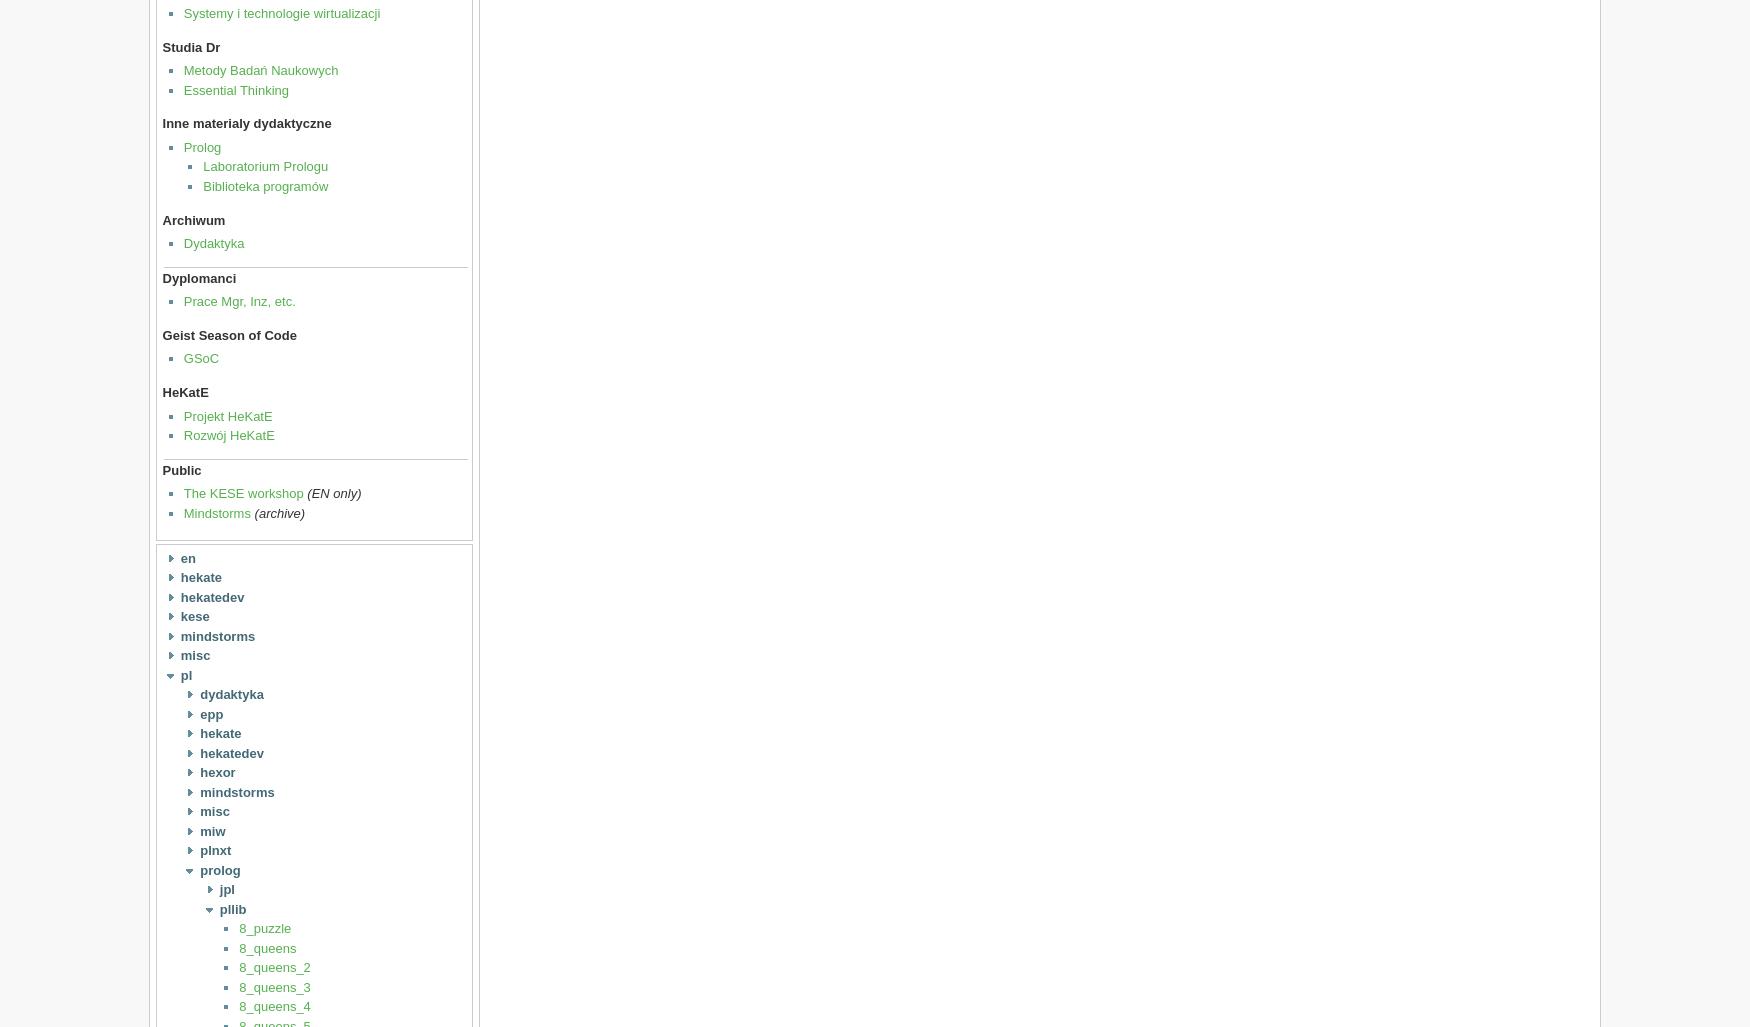  I want to click on 'epp', so click(211, 713).